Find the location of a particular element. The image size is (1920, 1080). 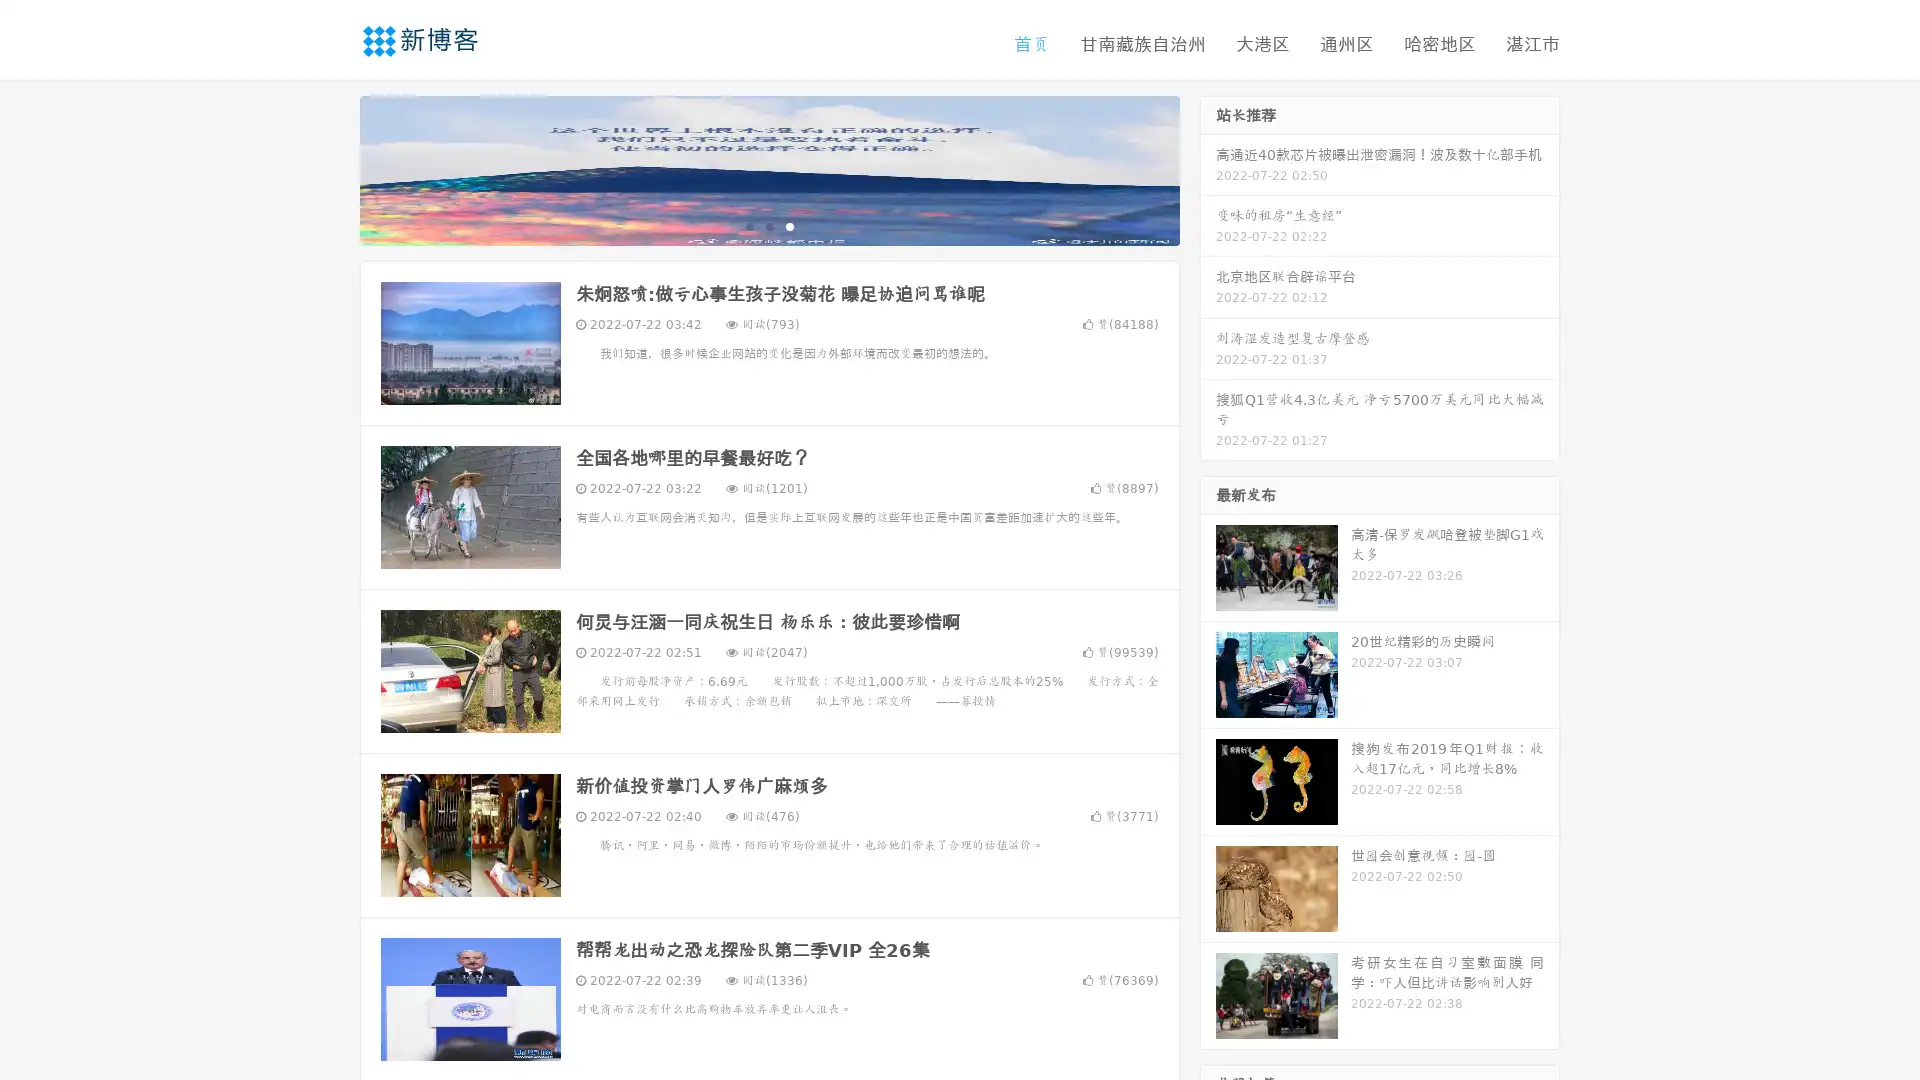

Go to slide 1 is located at coordinates (748, 225).